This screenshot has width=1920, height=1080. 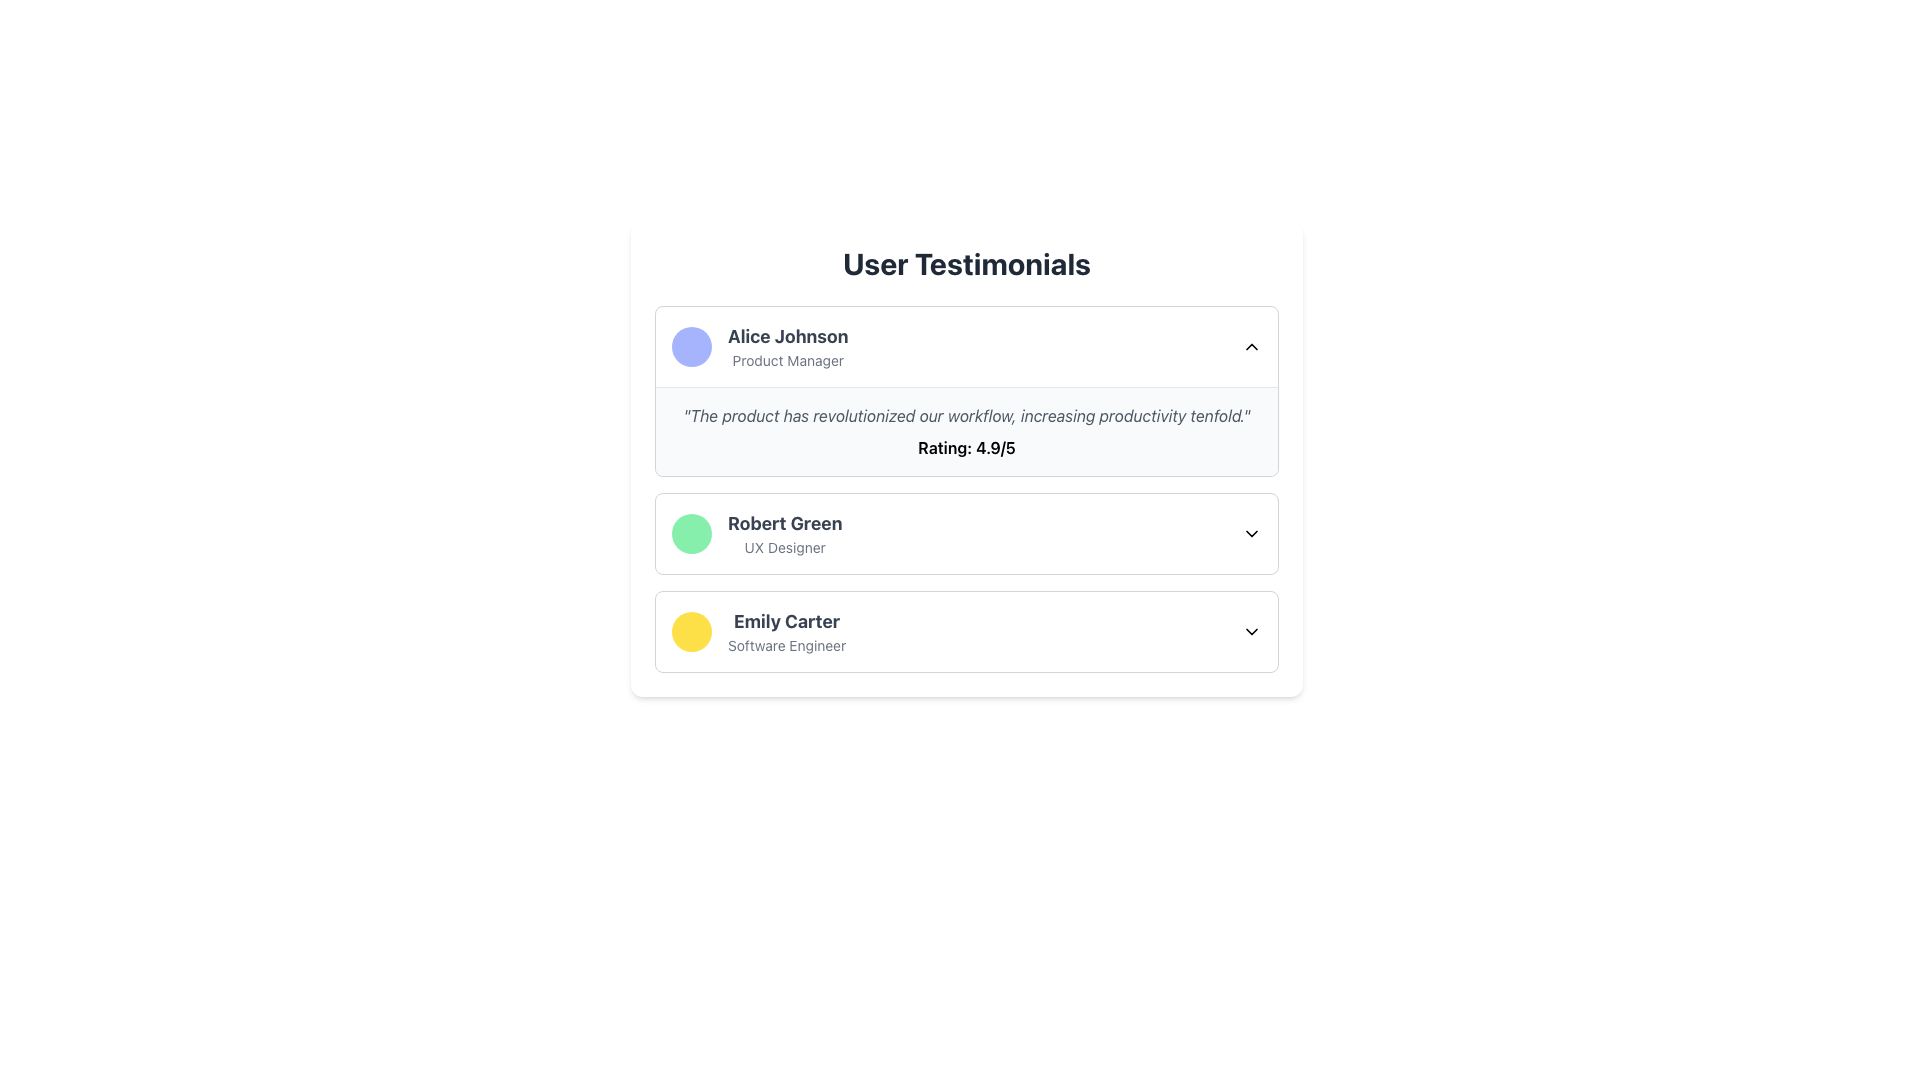 I want to click on the text label displaying 'Alice Johnson', which is a bold, dark gray name label in the testimonial section, located near a circular light blue profile icon, so click(x=787, y=335).